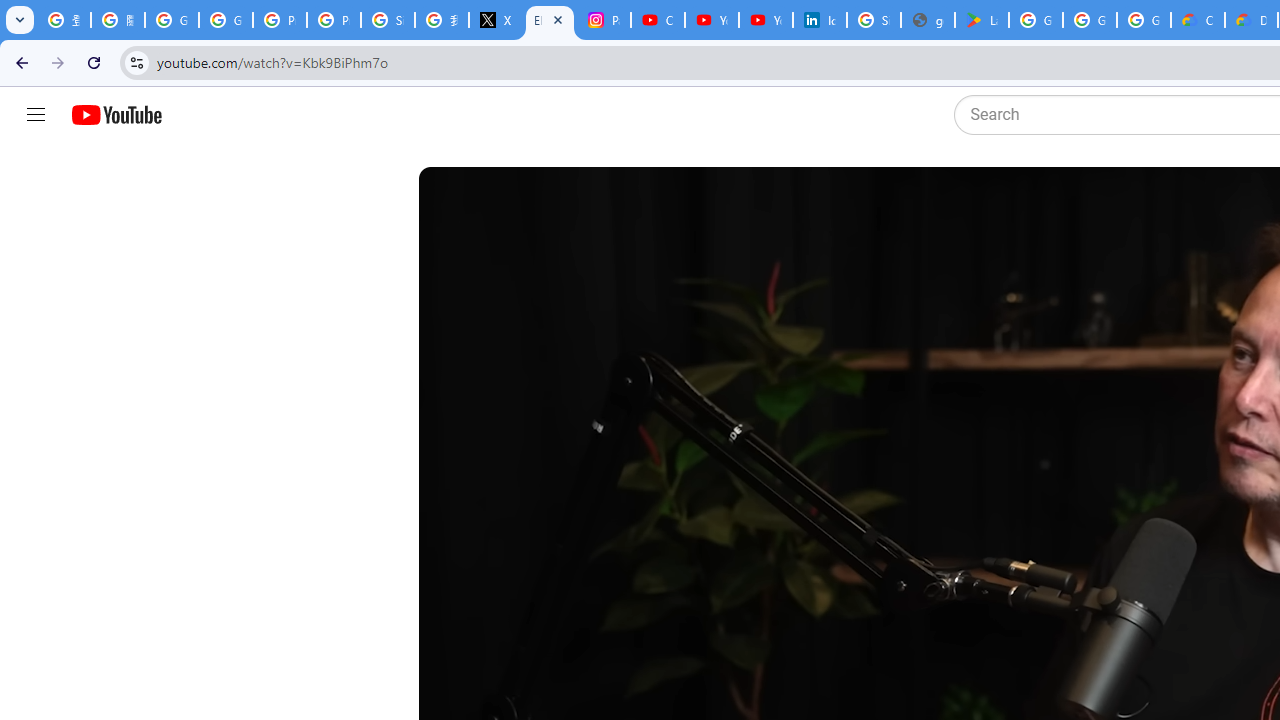 This screenshot has width=1280, height=720. I want to click on 'X', so click(496, 20).